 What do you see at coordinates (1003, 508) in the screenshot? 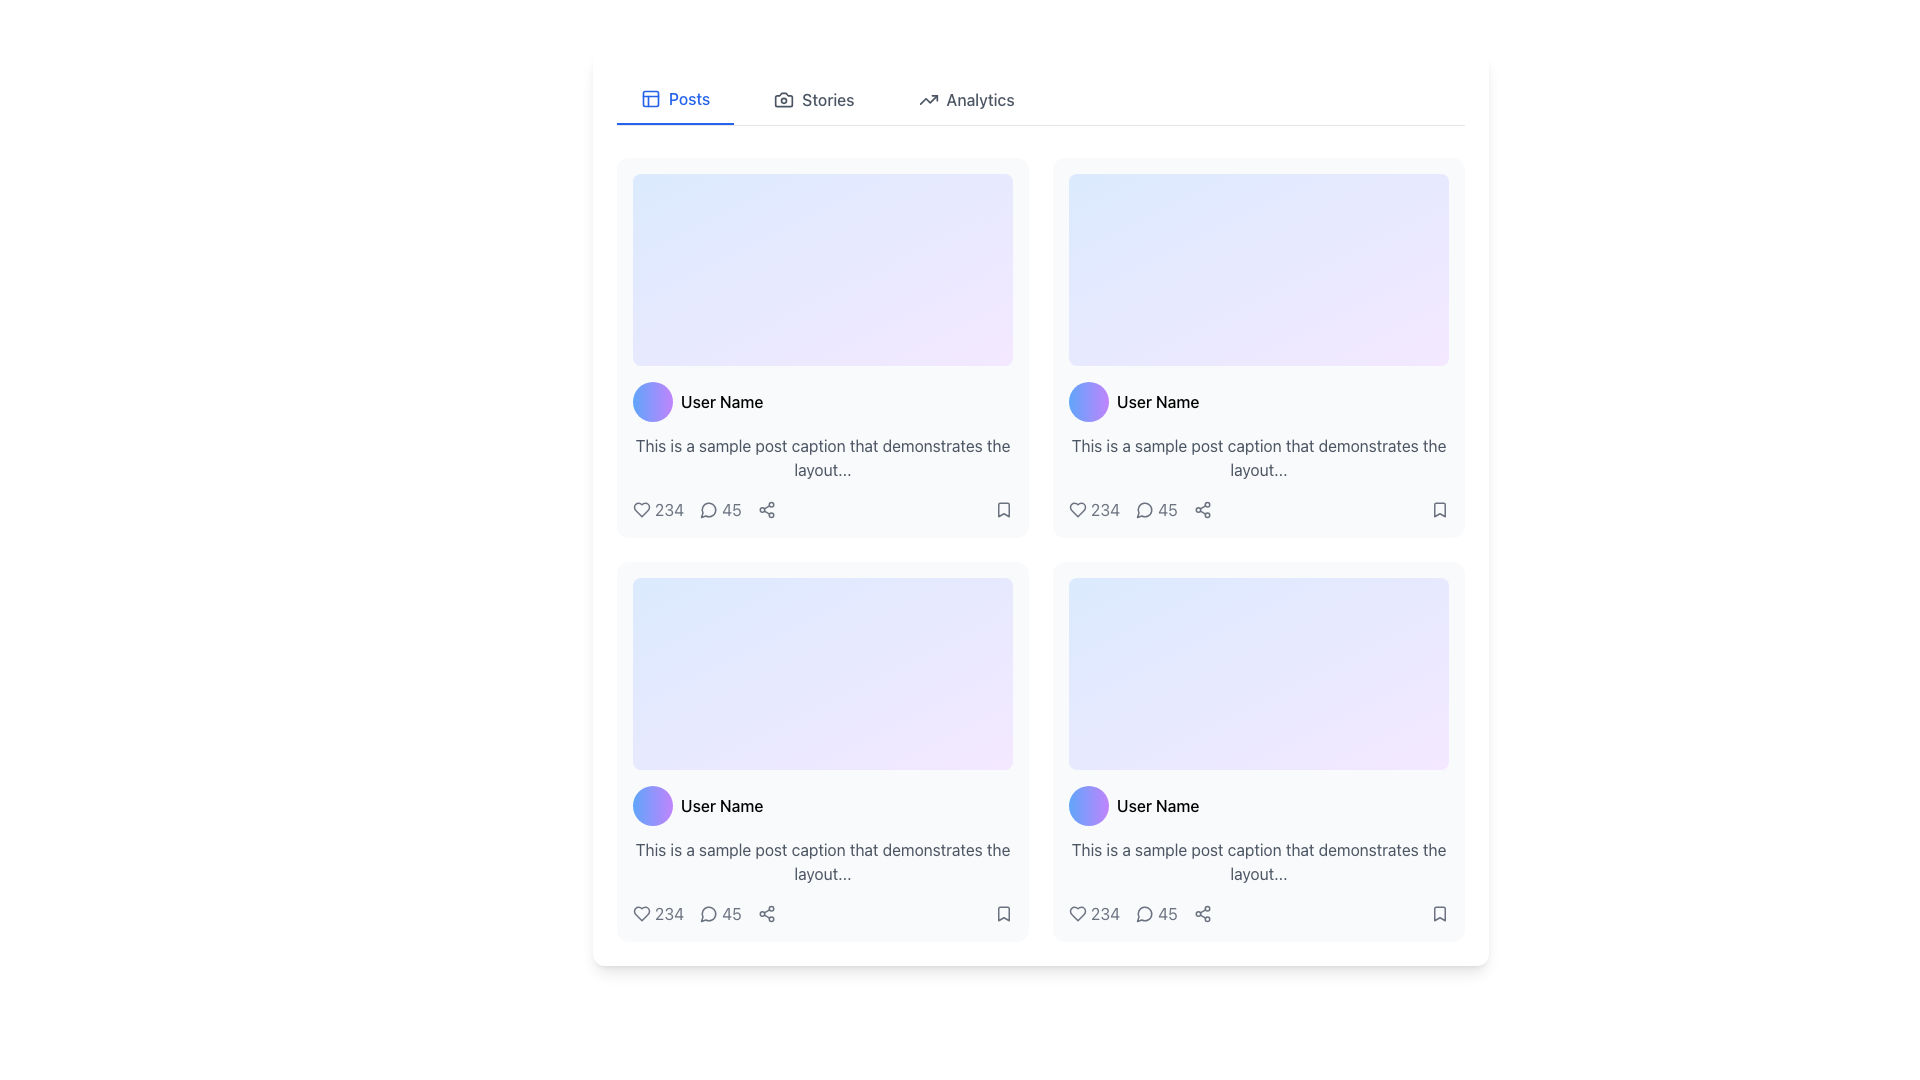
I see `the bookmark icon located at the bottom right corner of the second post in the first row of the grid layout` at bounding box center [1003, 508].